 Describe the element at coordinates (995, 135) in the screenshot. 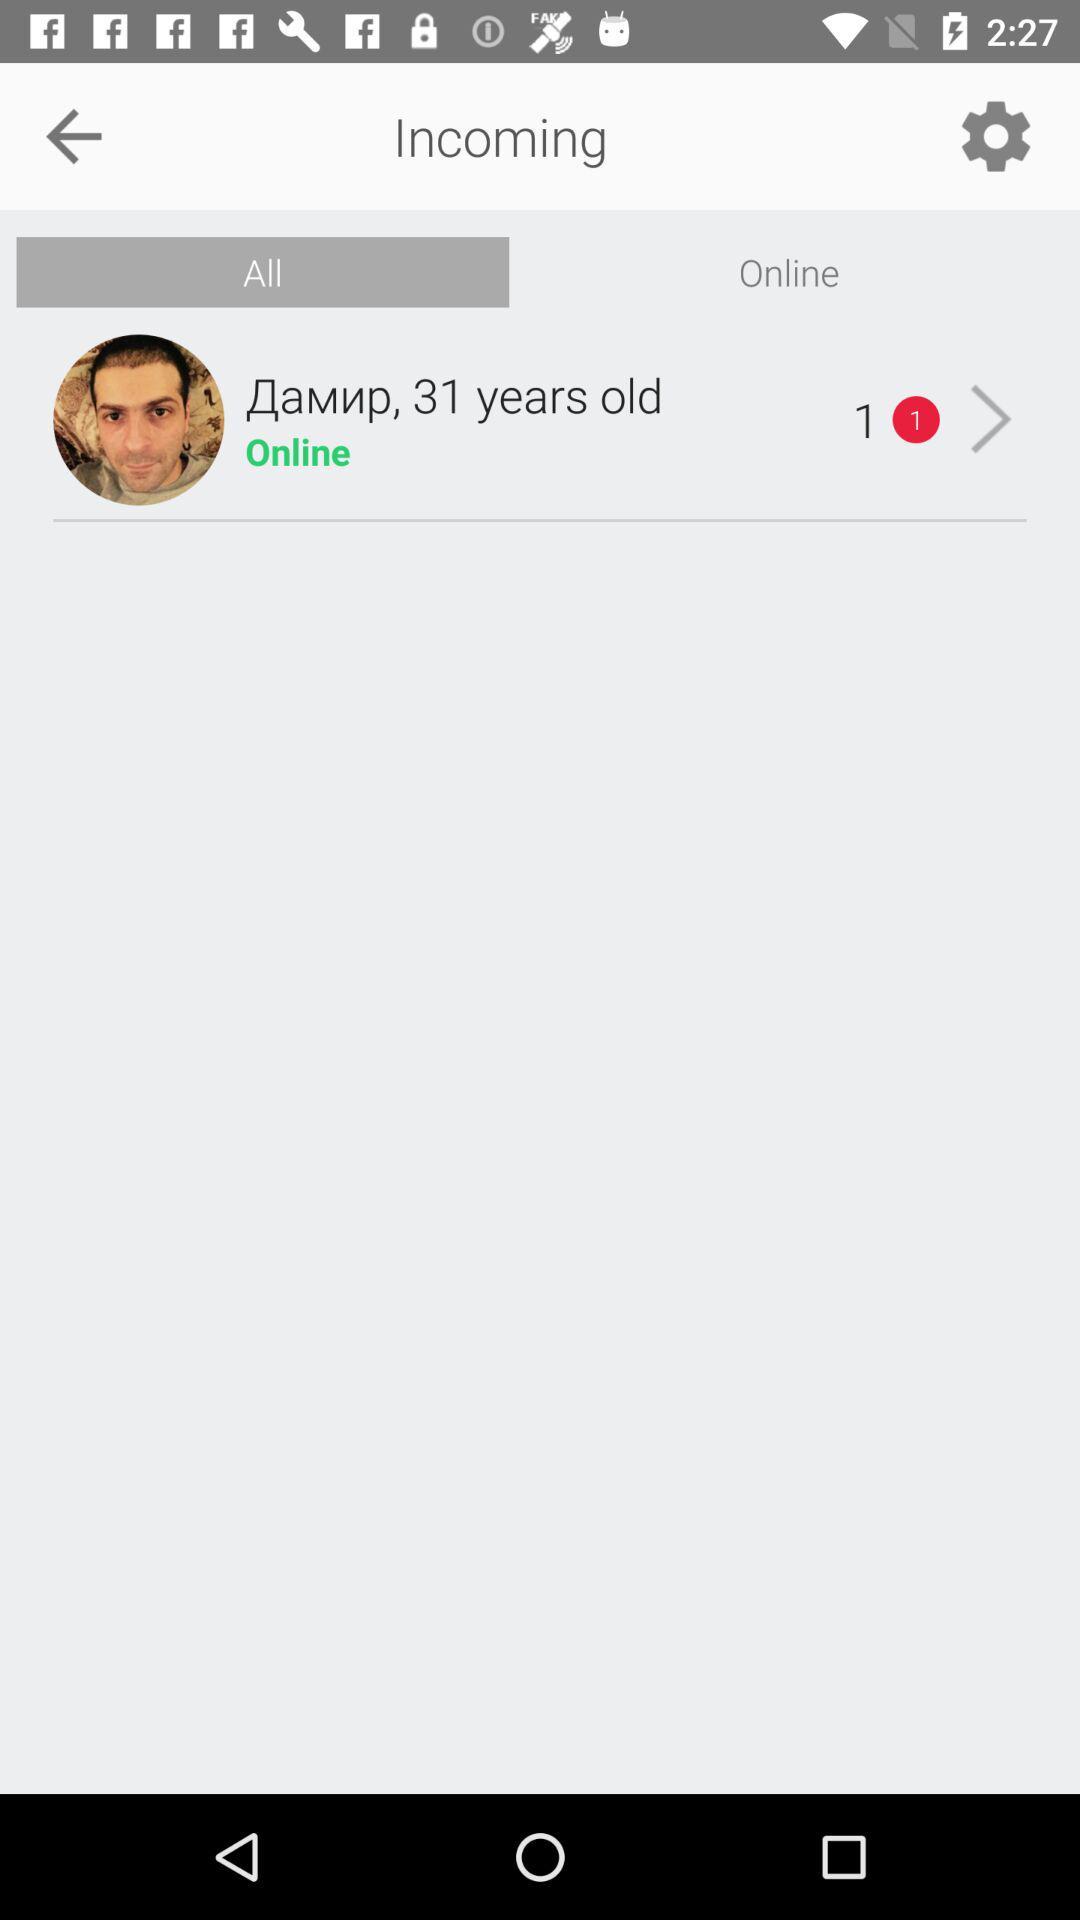

I see `item above the online` at that location.